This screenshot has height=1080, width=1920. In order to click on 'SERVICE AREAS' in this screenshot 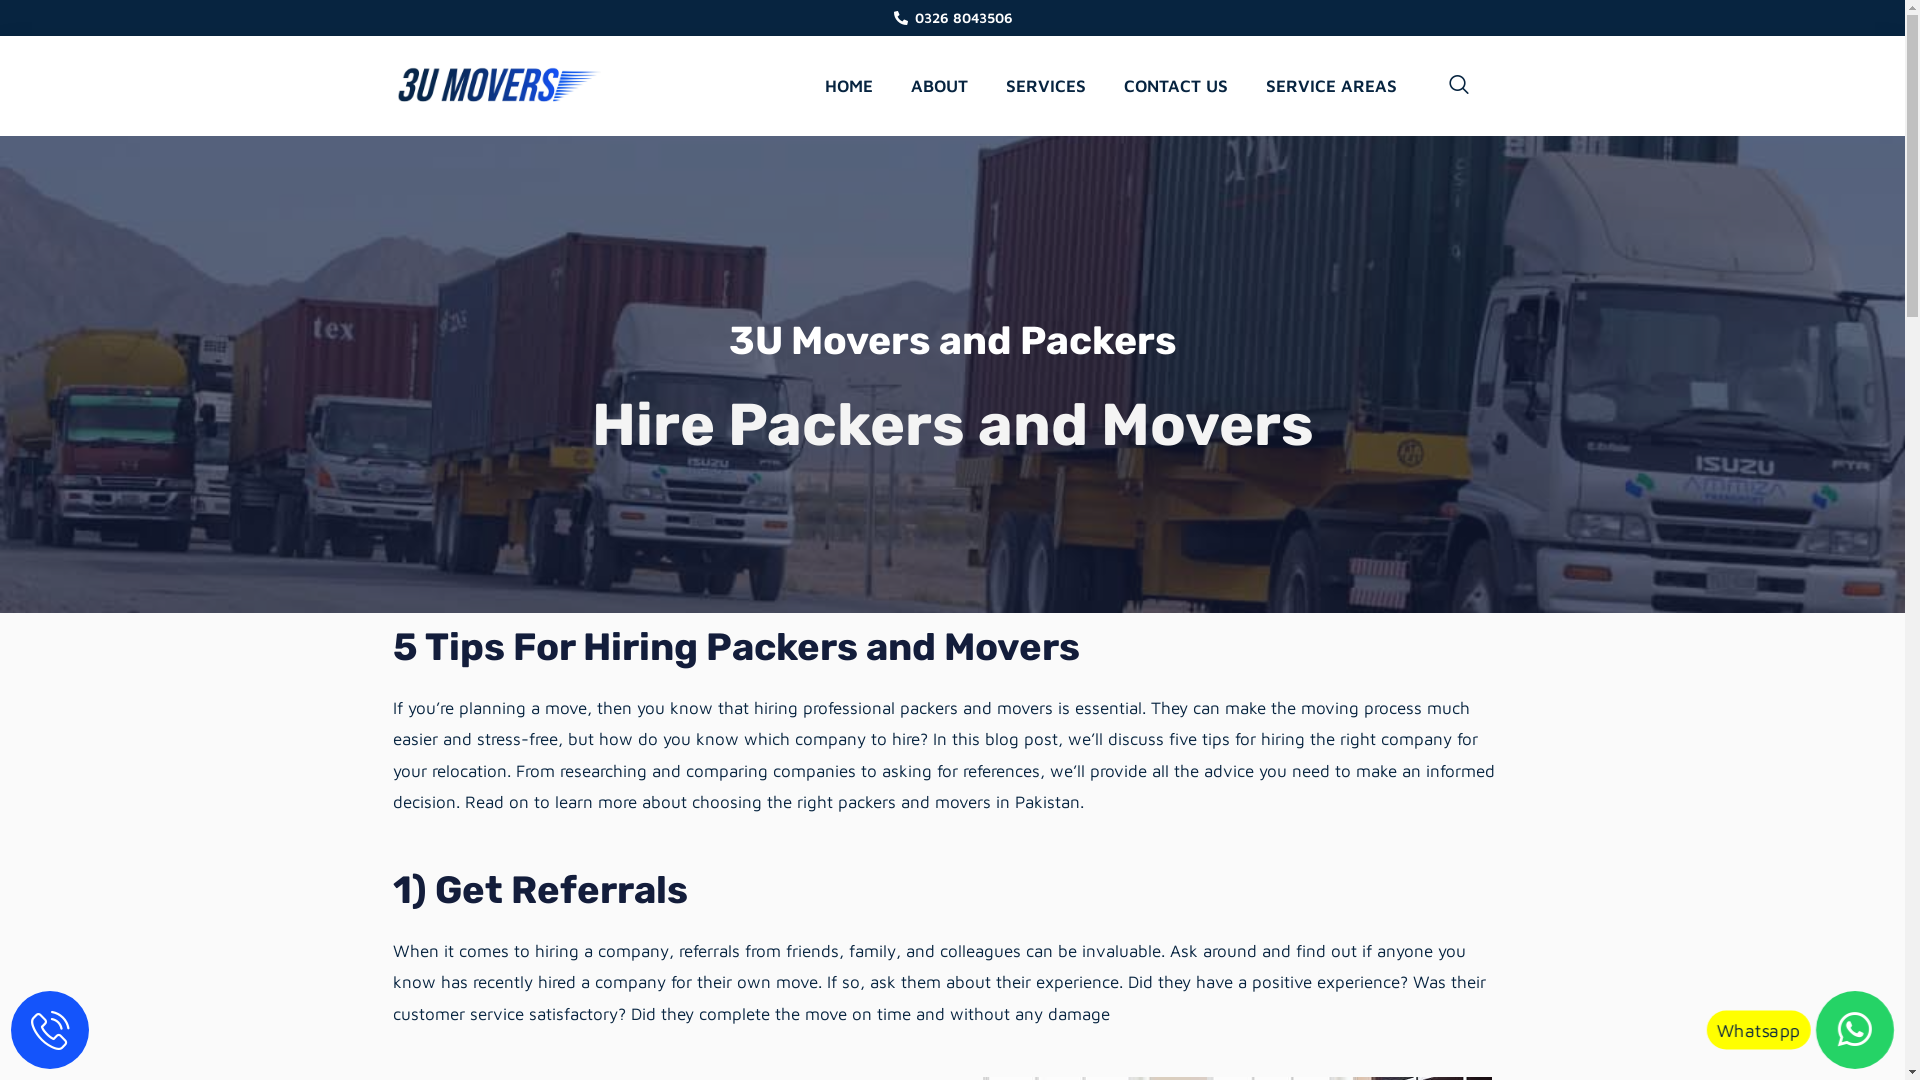, I will do `click(1331, 84)`.